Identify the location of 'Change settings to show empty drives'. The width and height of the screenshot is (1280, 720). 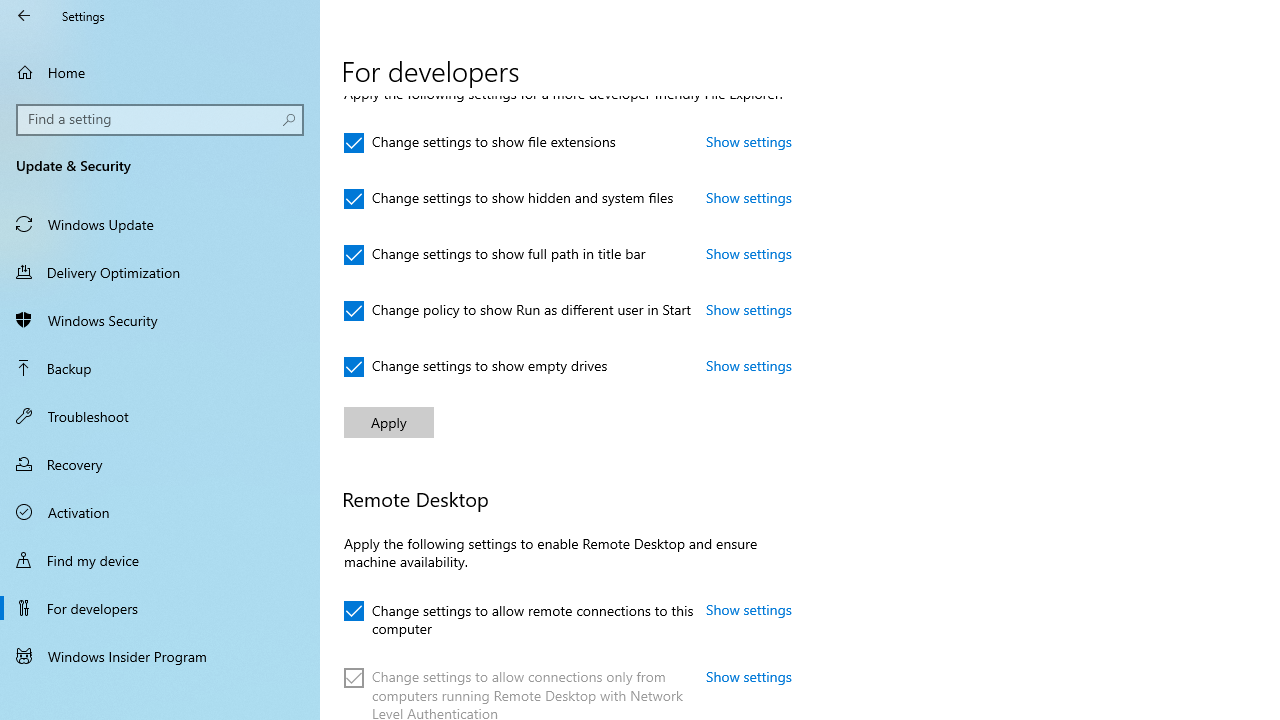
(475, 367).